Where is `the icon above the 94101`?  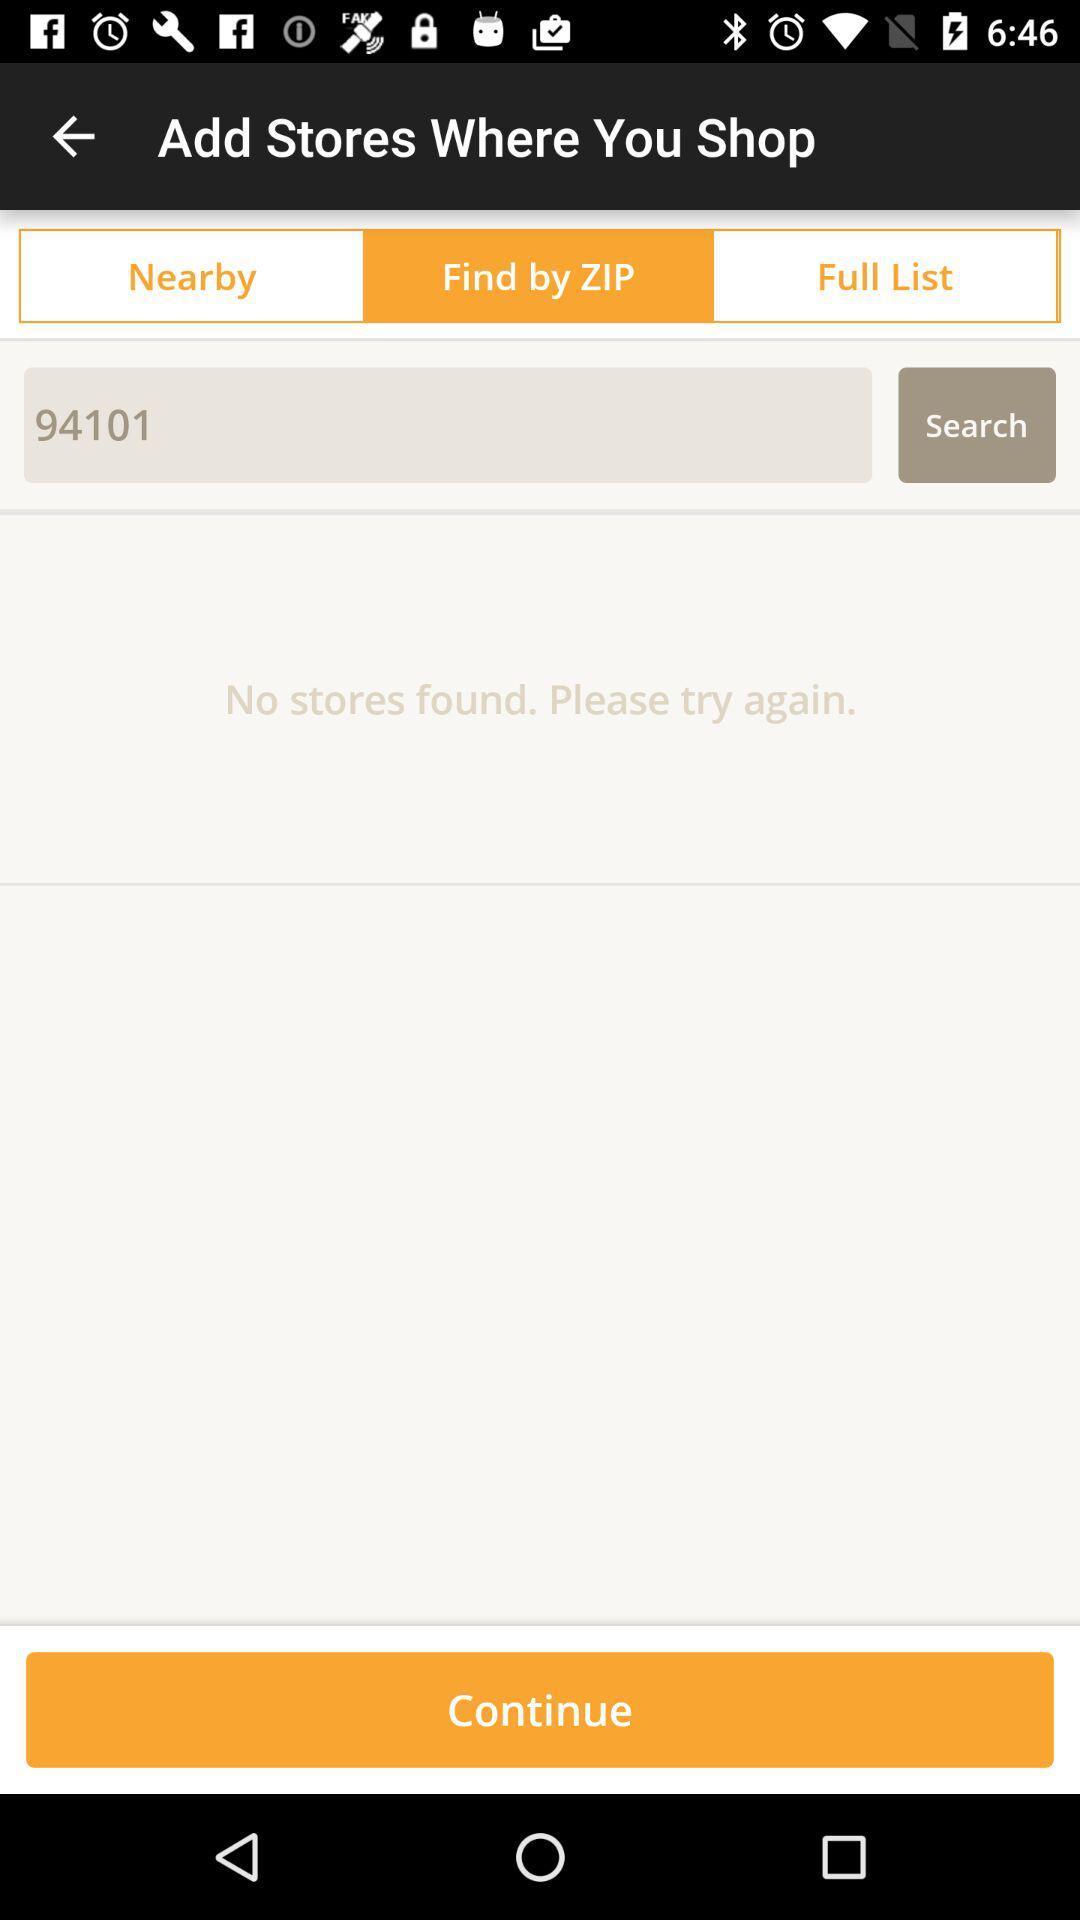
the icon above the 94101 is located at coordinates (540, 339).